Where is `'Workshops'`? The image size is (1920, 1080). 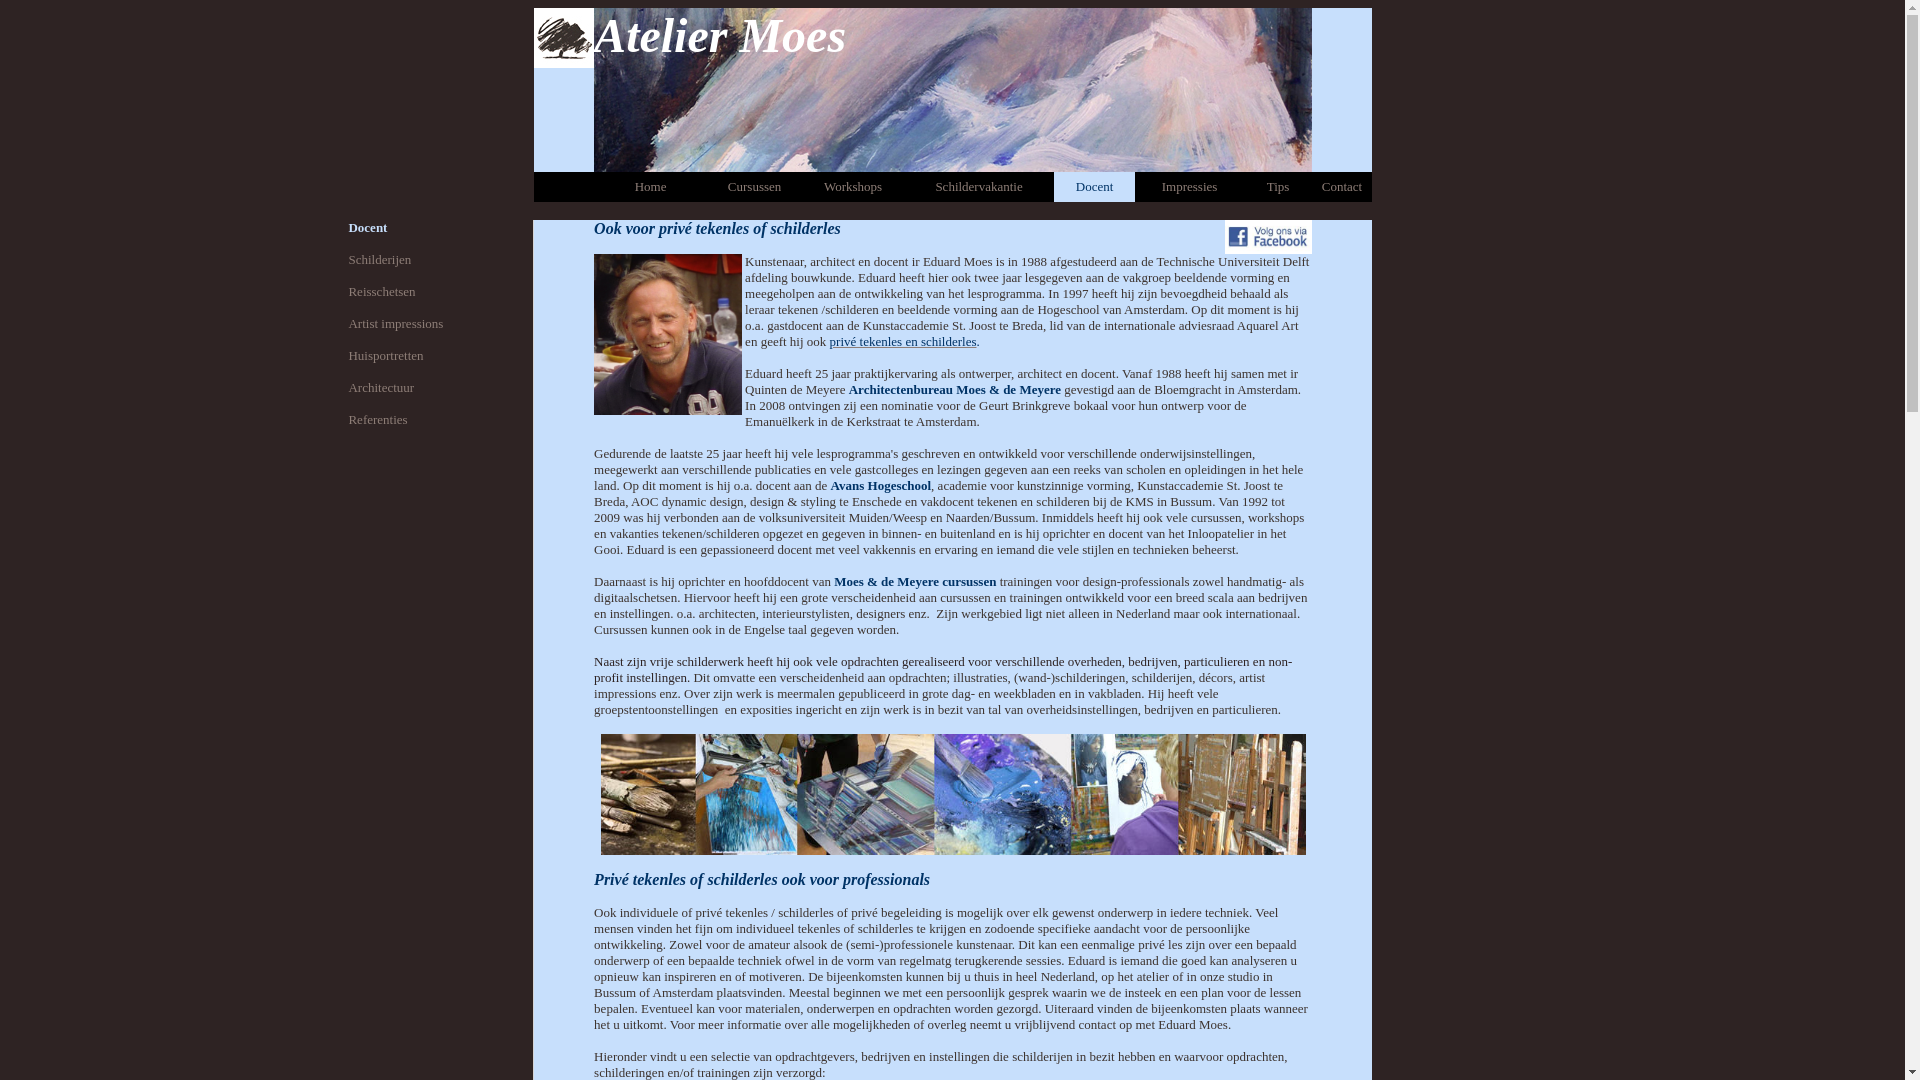 'Workshops' is located at coordinates (853, 186).